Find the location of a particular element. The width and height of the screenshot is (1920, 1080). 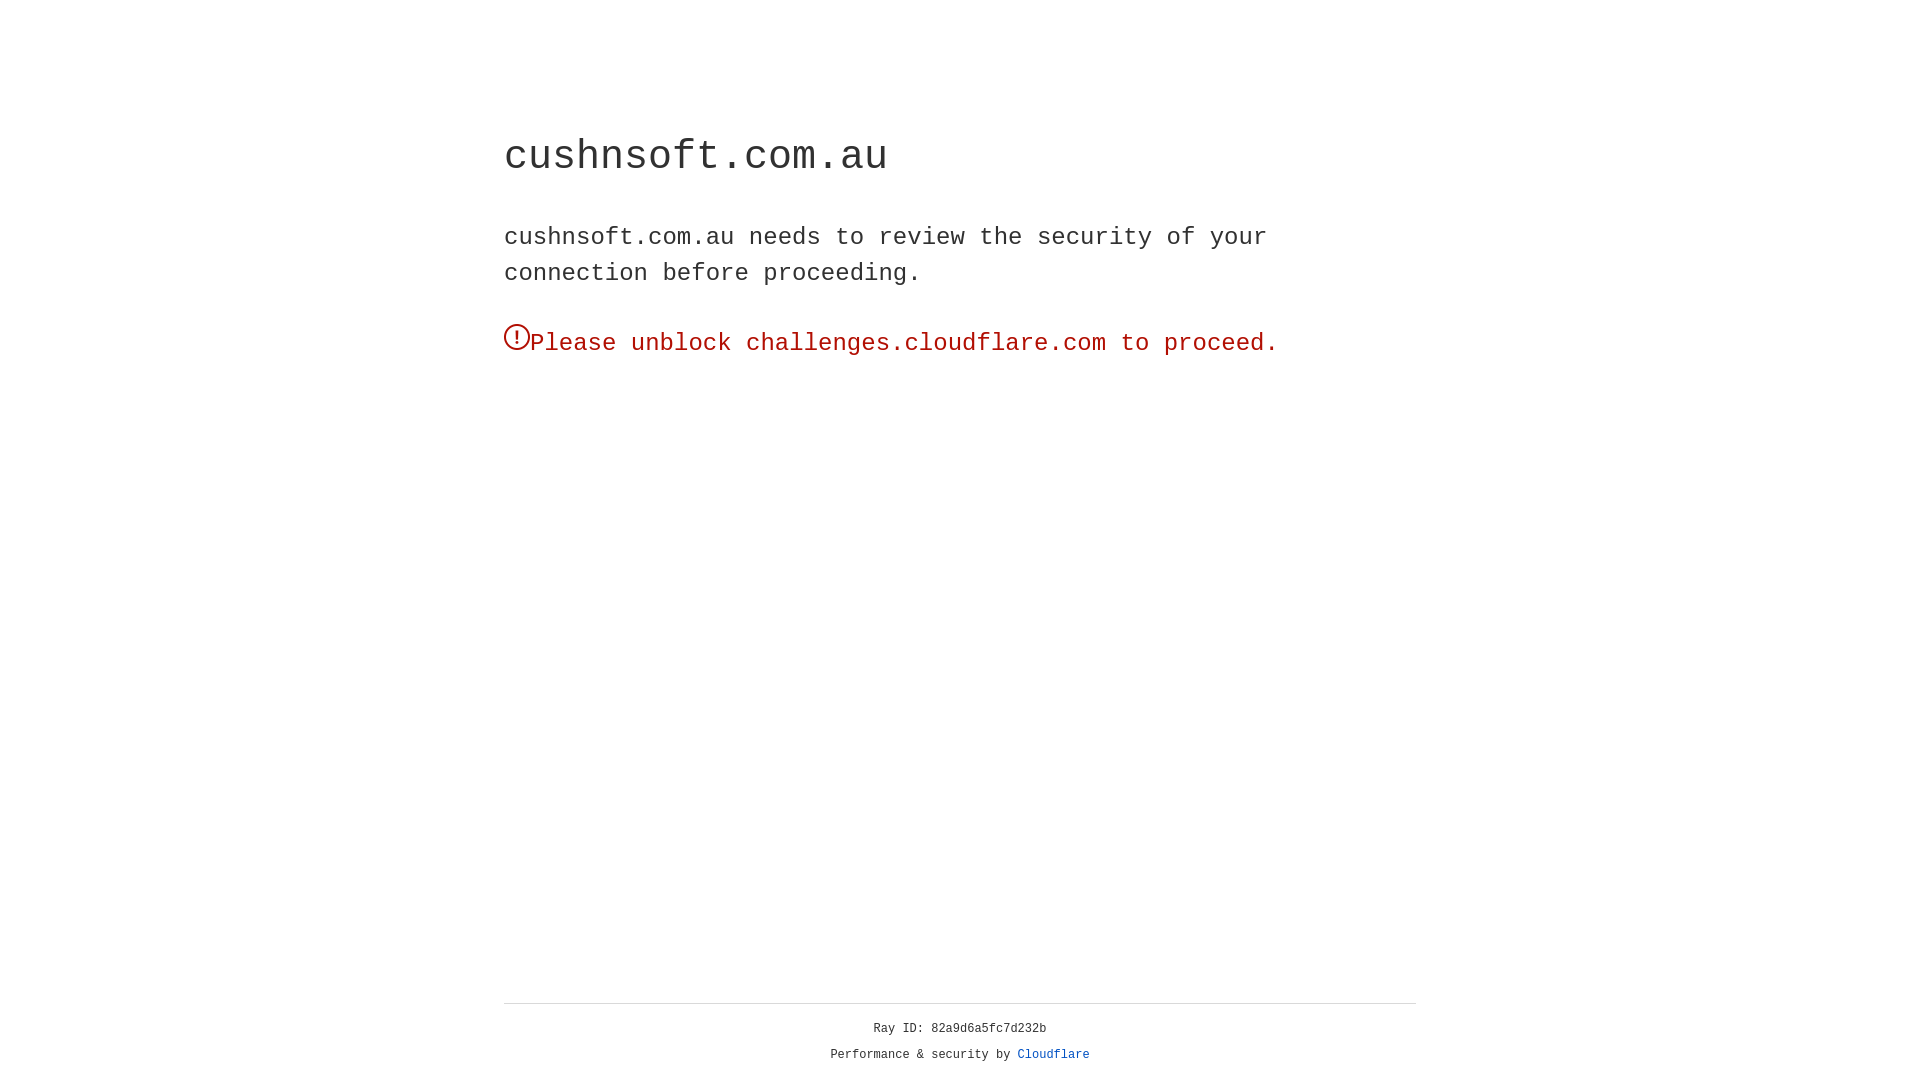

'Cloudflare' is located at coordinates (1053, 1054).